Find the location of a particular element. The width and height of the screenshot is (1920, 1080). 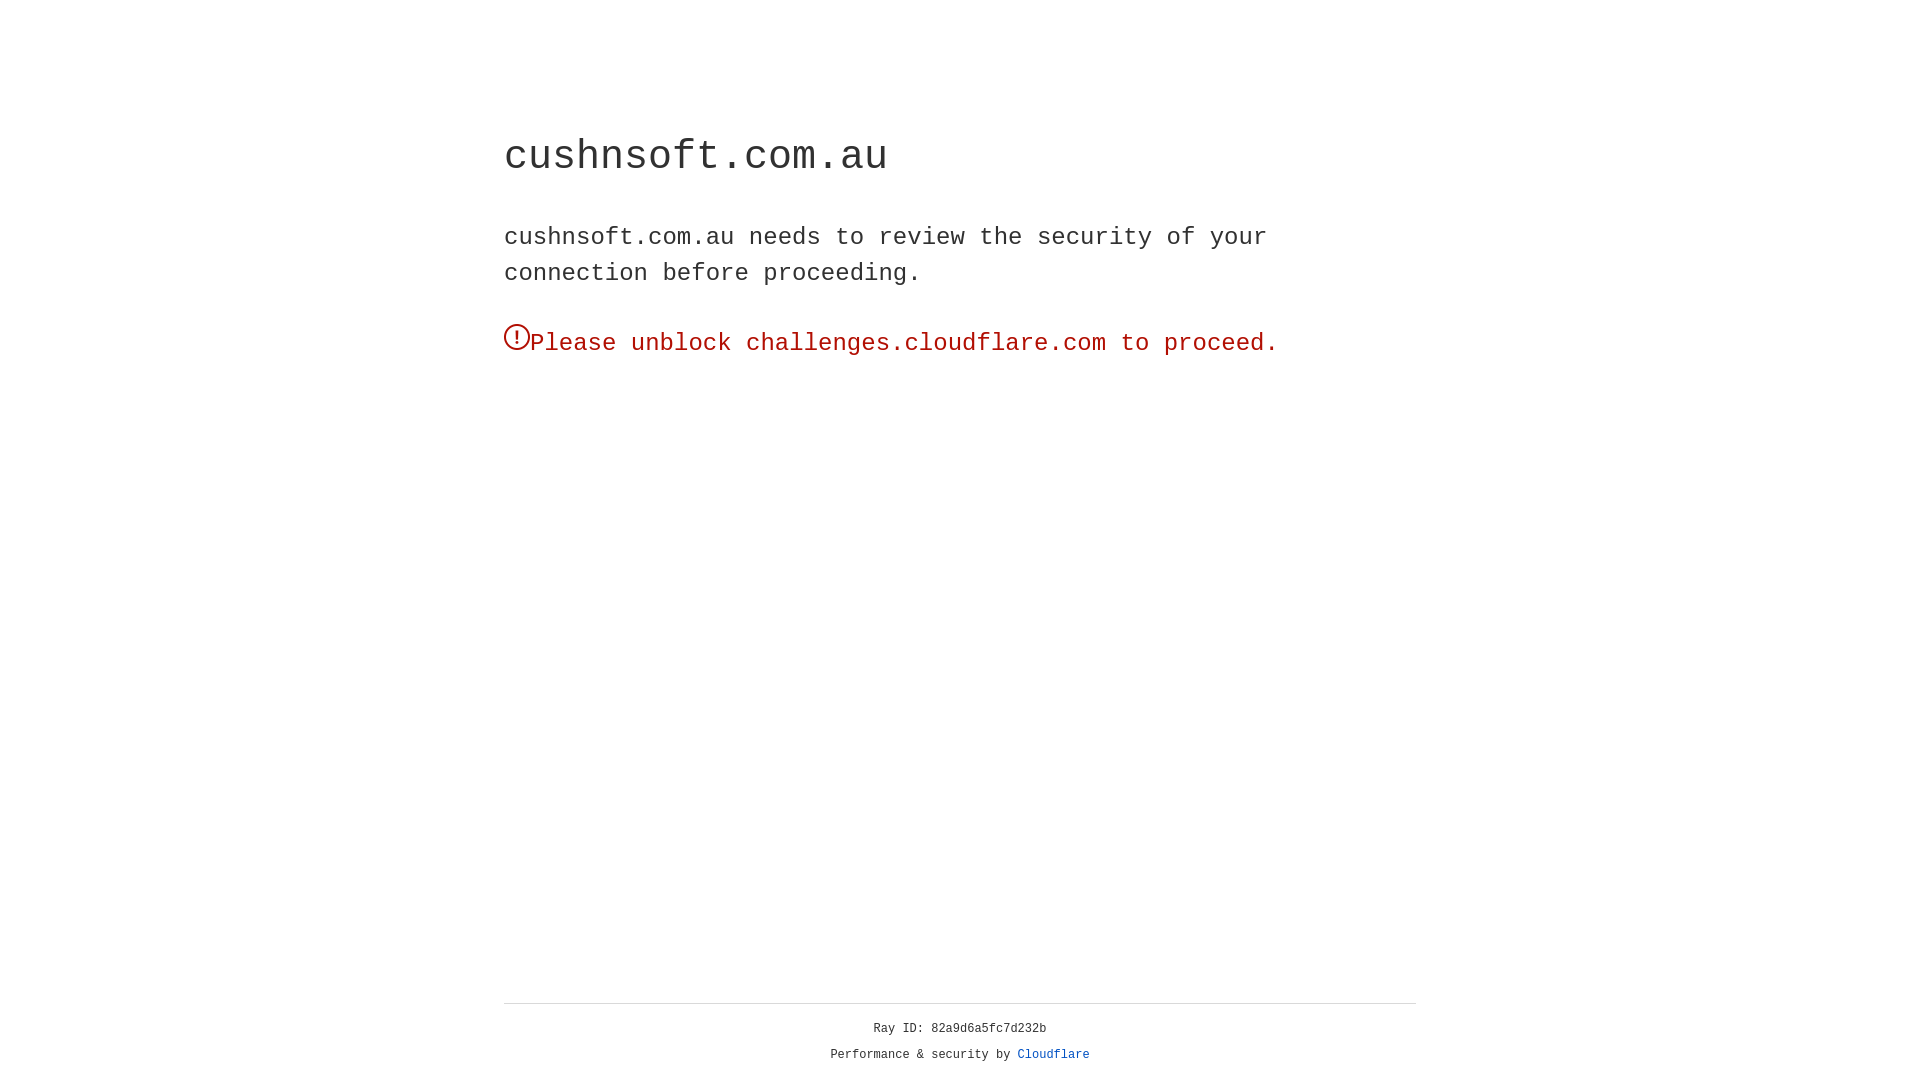

'Cloudflare' is located at coordinates (1053, 1054).